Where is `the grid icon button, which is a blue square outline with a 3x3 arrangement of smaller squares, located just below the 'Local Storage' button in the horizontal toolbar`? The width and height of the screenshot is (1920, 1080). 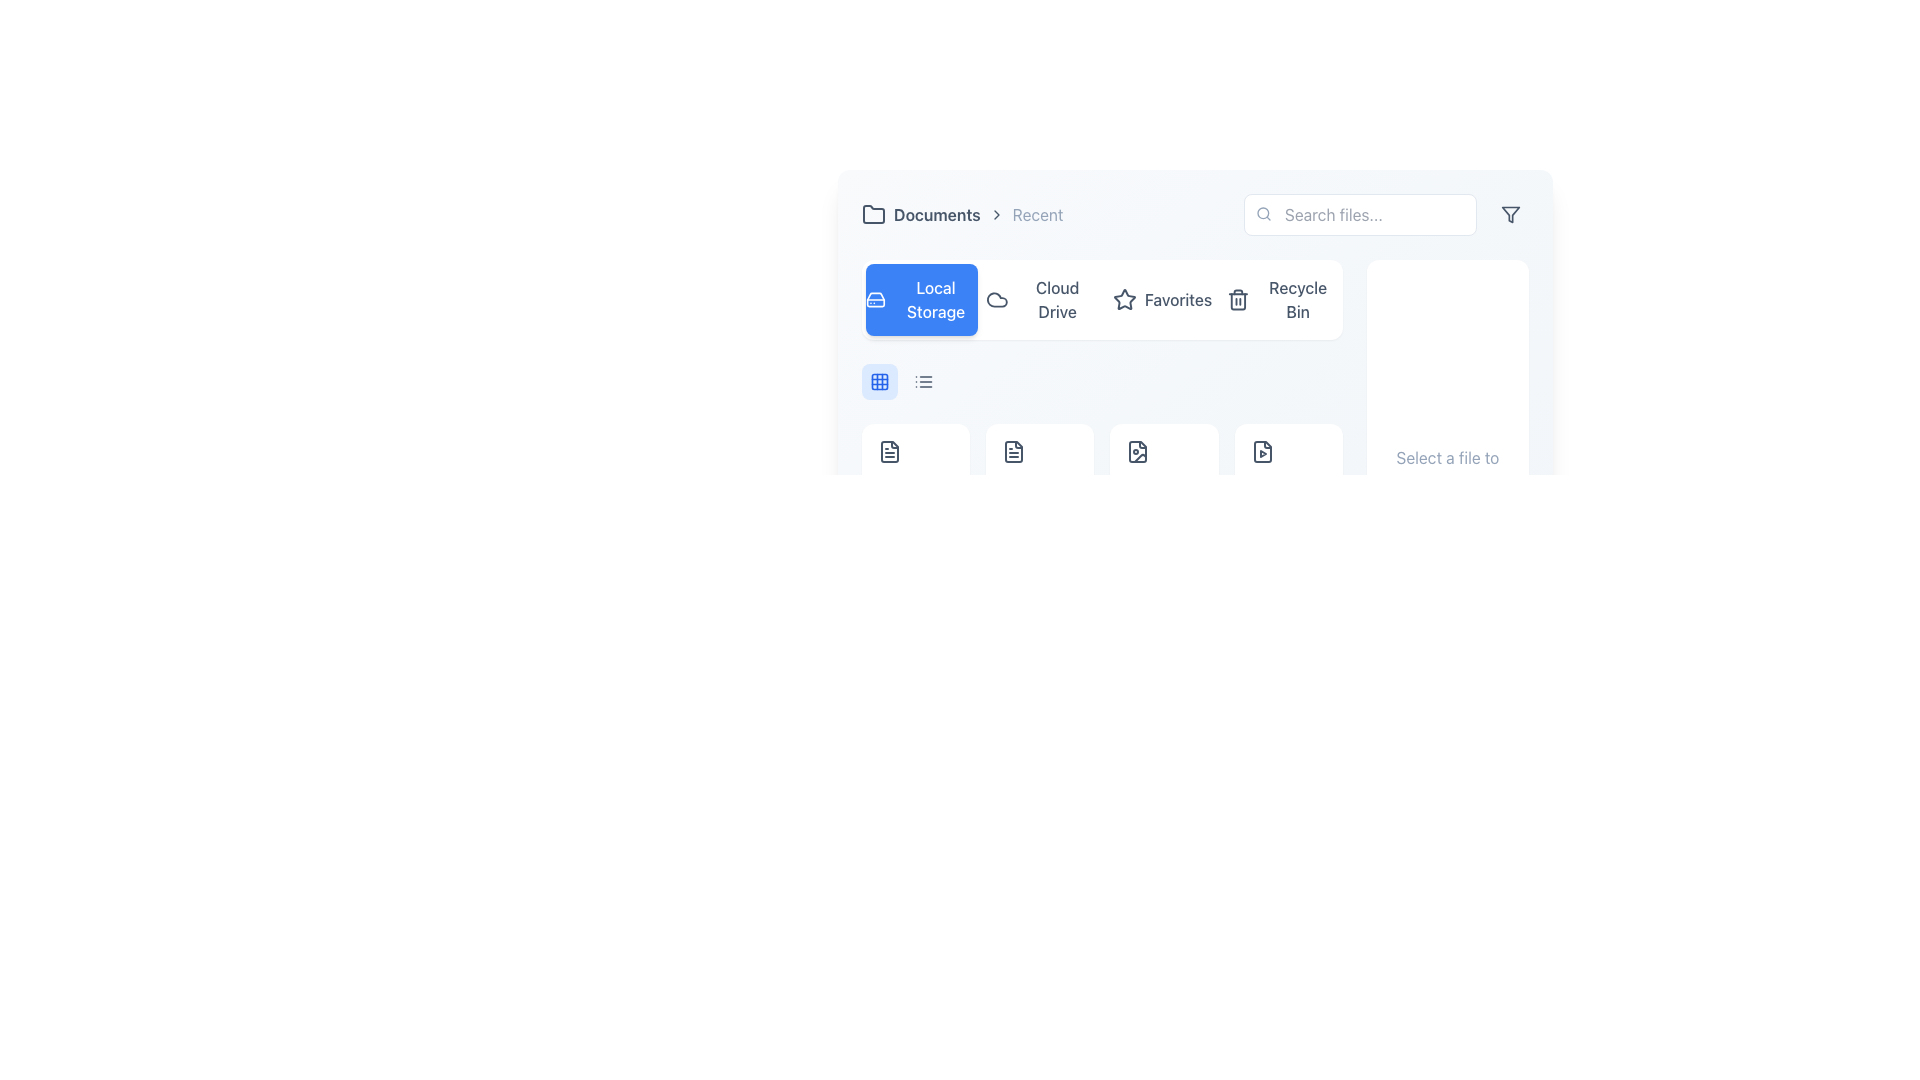 the grid icon button, which is a blue square outline with a 3x3 arrangement of smaller squares, located just below the 'Local Storage' button in the horizontal toolbar is located at coordinates (879, 381).